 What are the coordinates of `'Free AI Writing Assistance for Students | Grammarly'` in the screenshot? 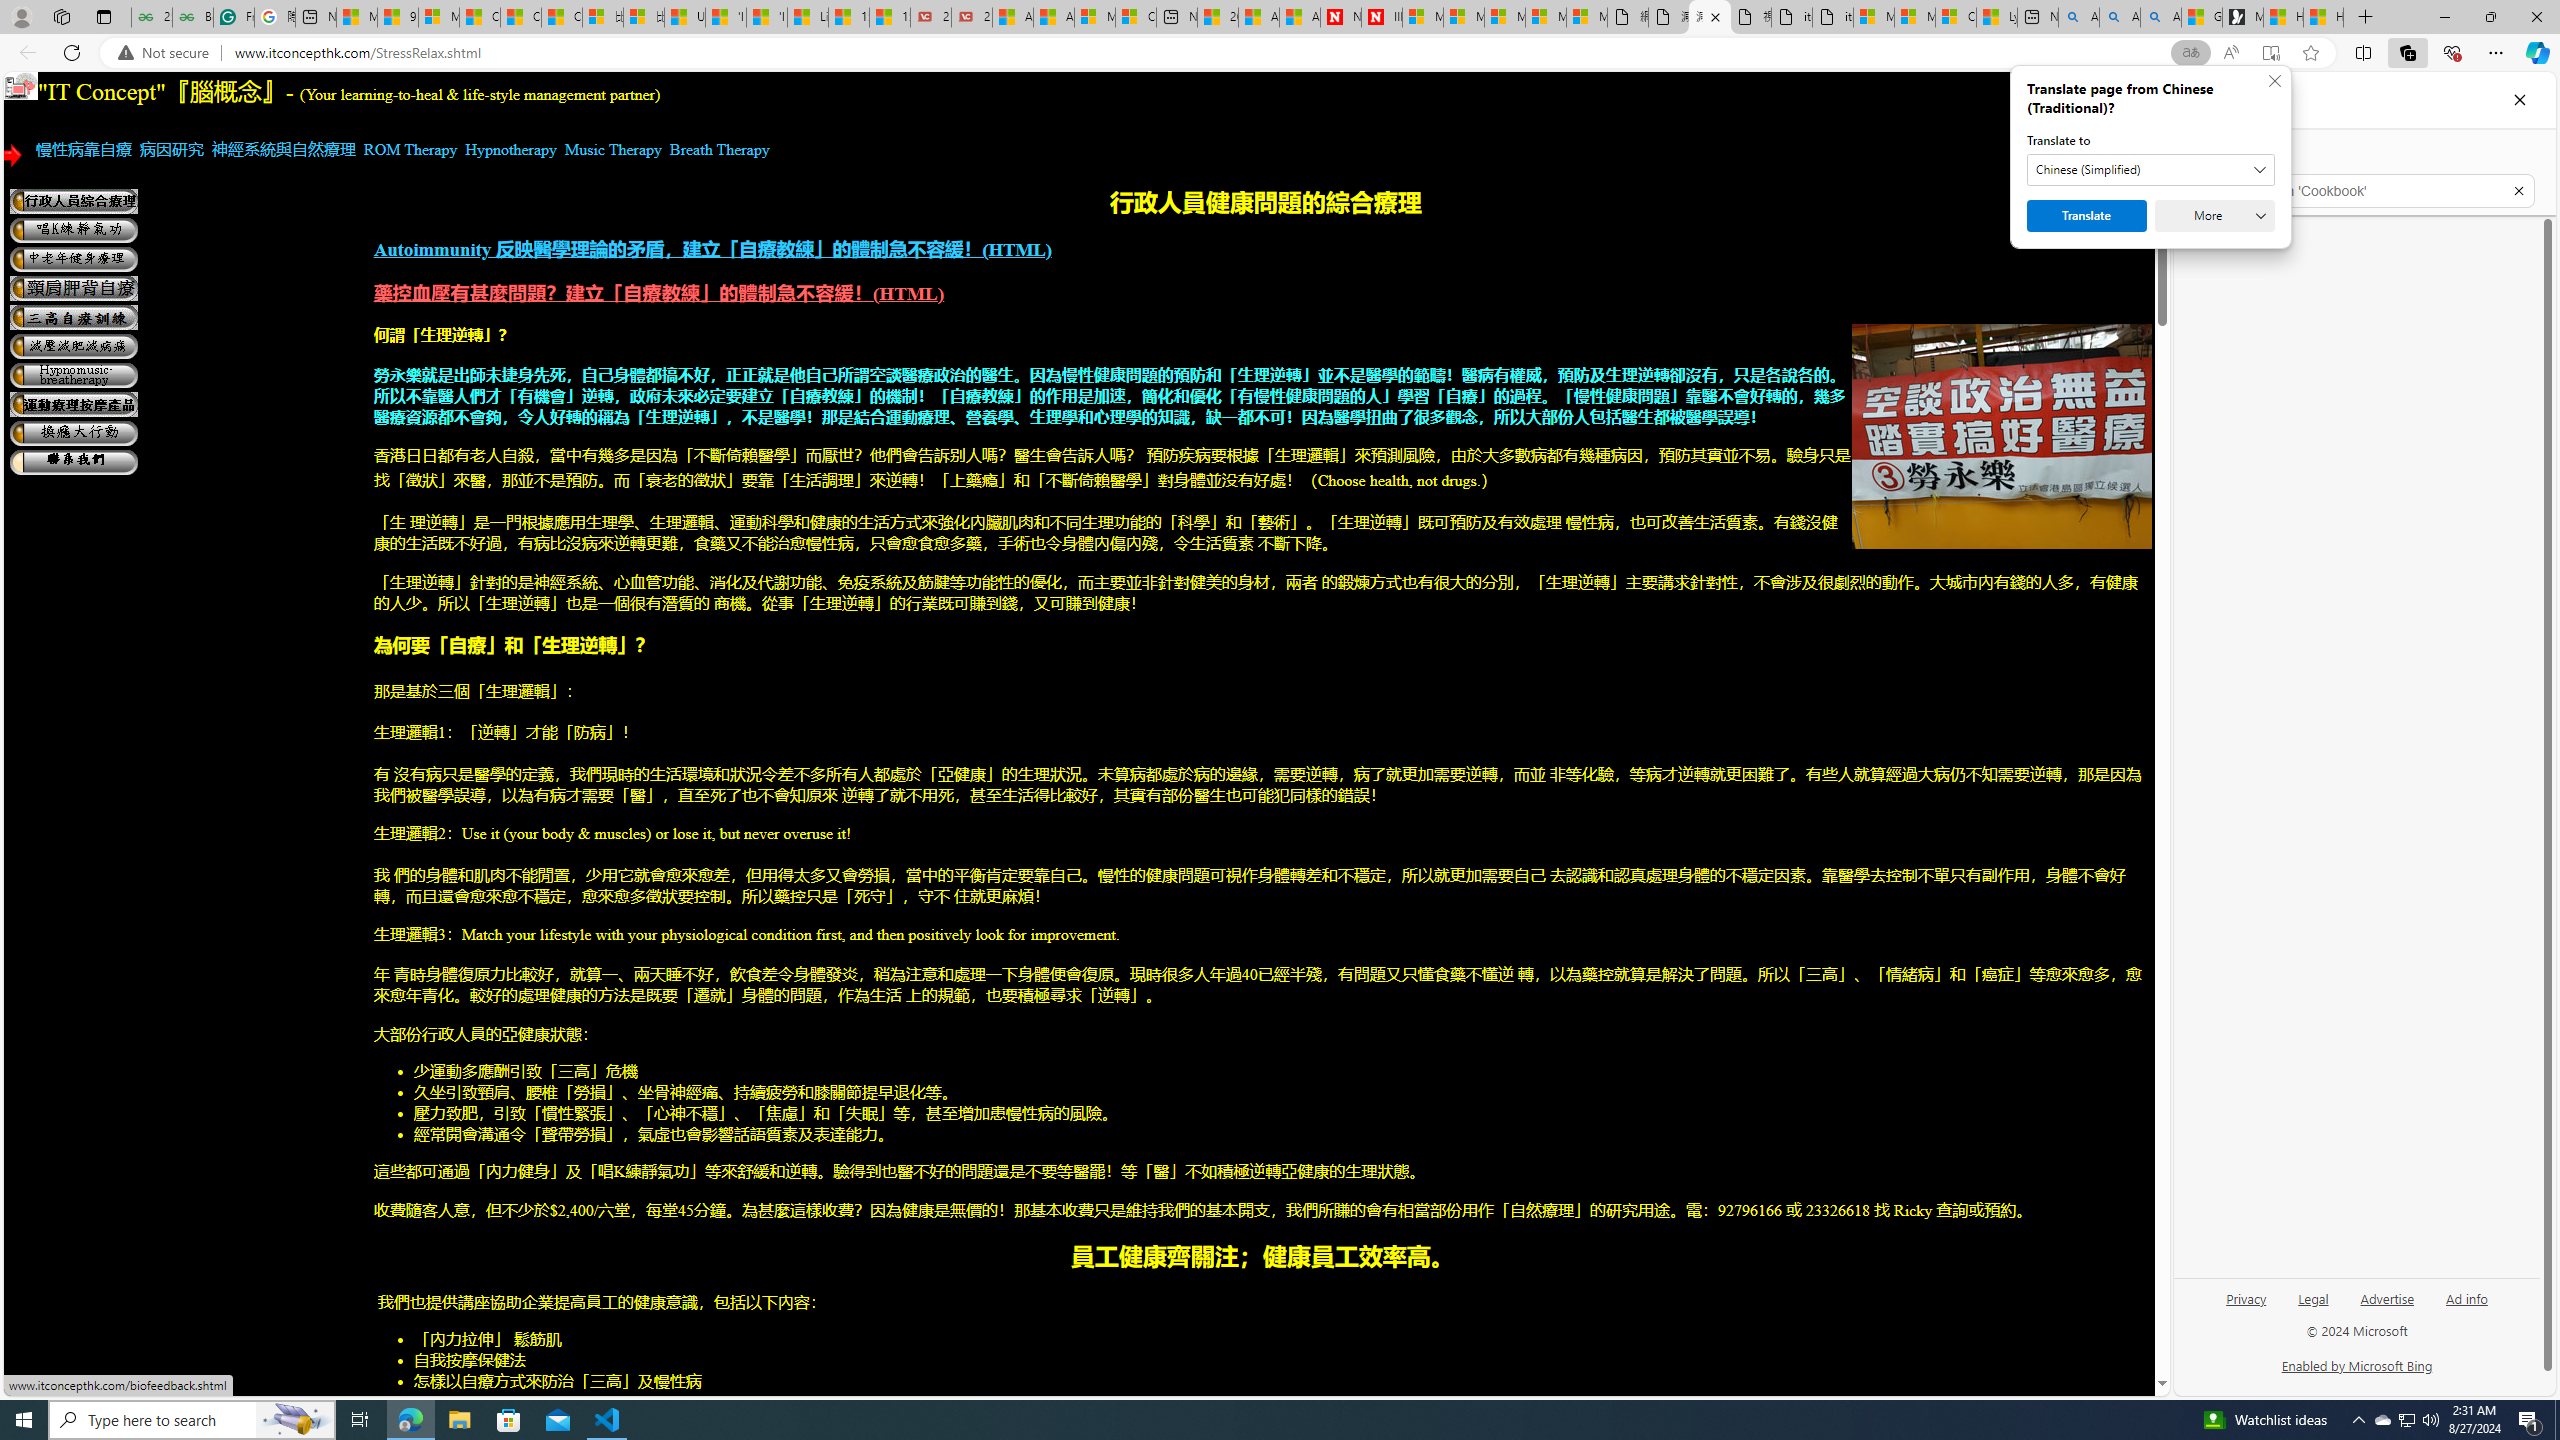 It's located at (233, 16).